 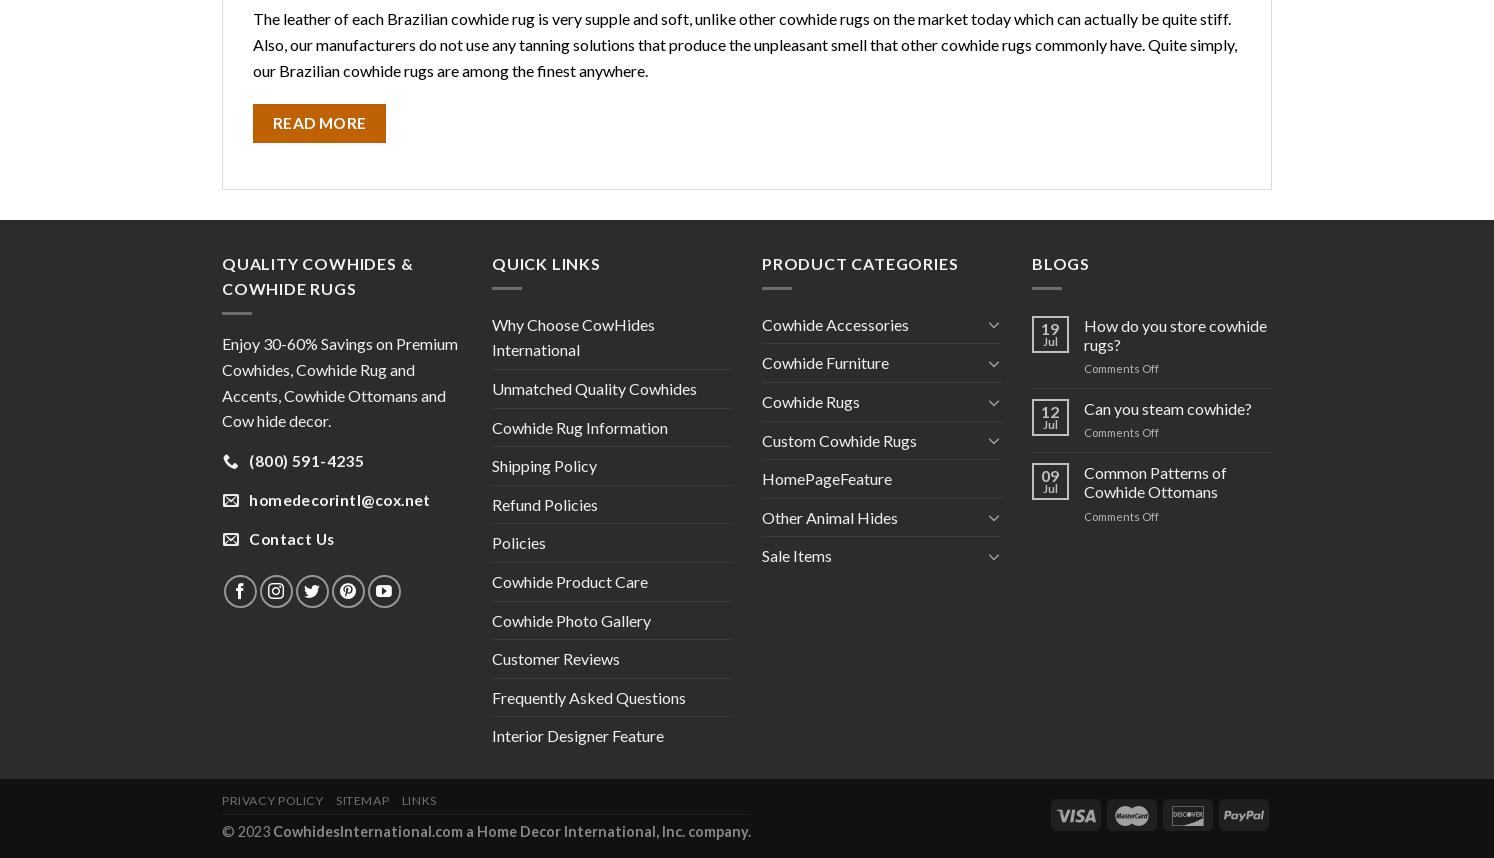 I want to click on 'Links', so click(x=418, y=799).